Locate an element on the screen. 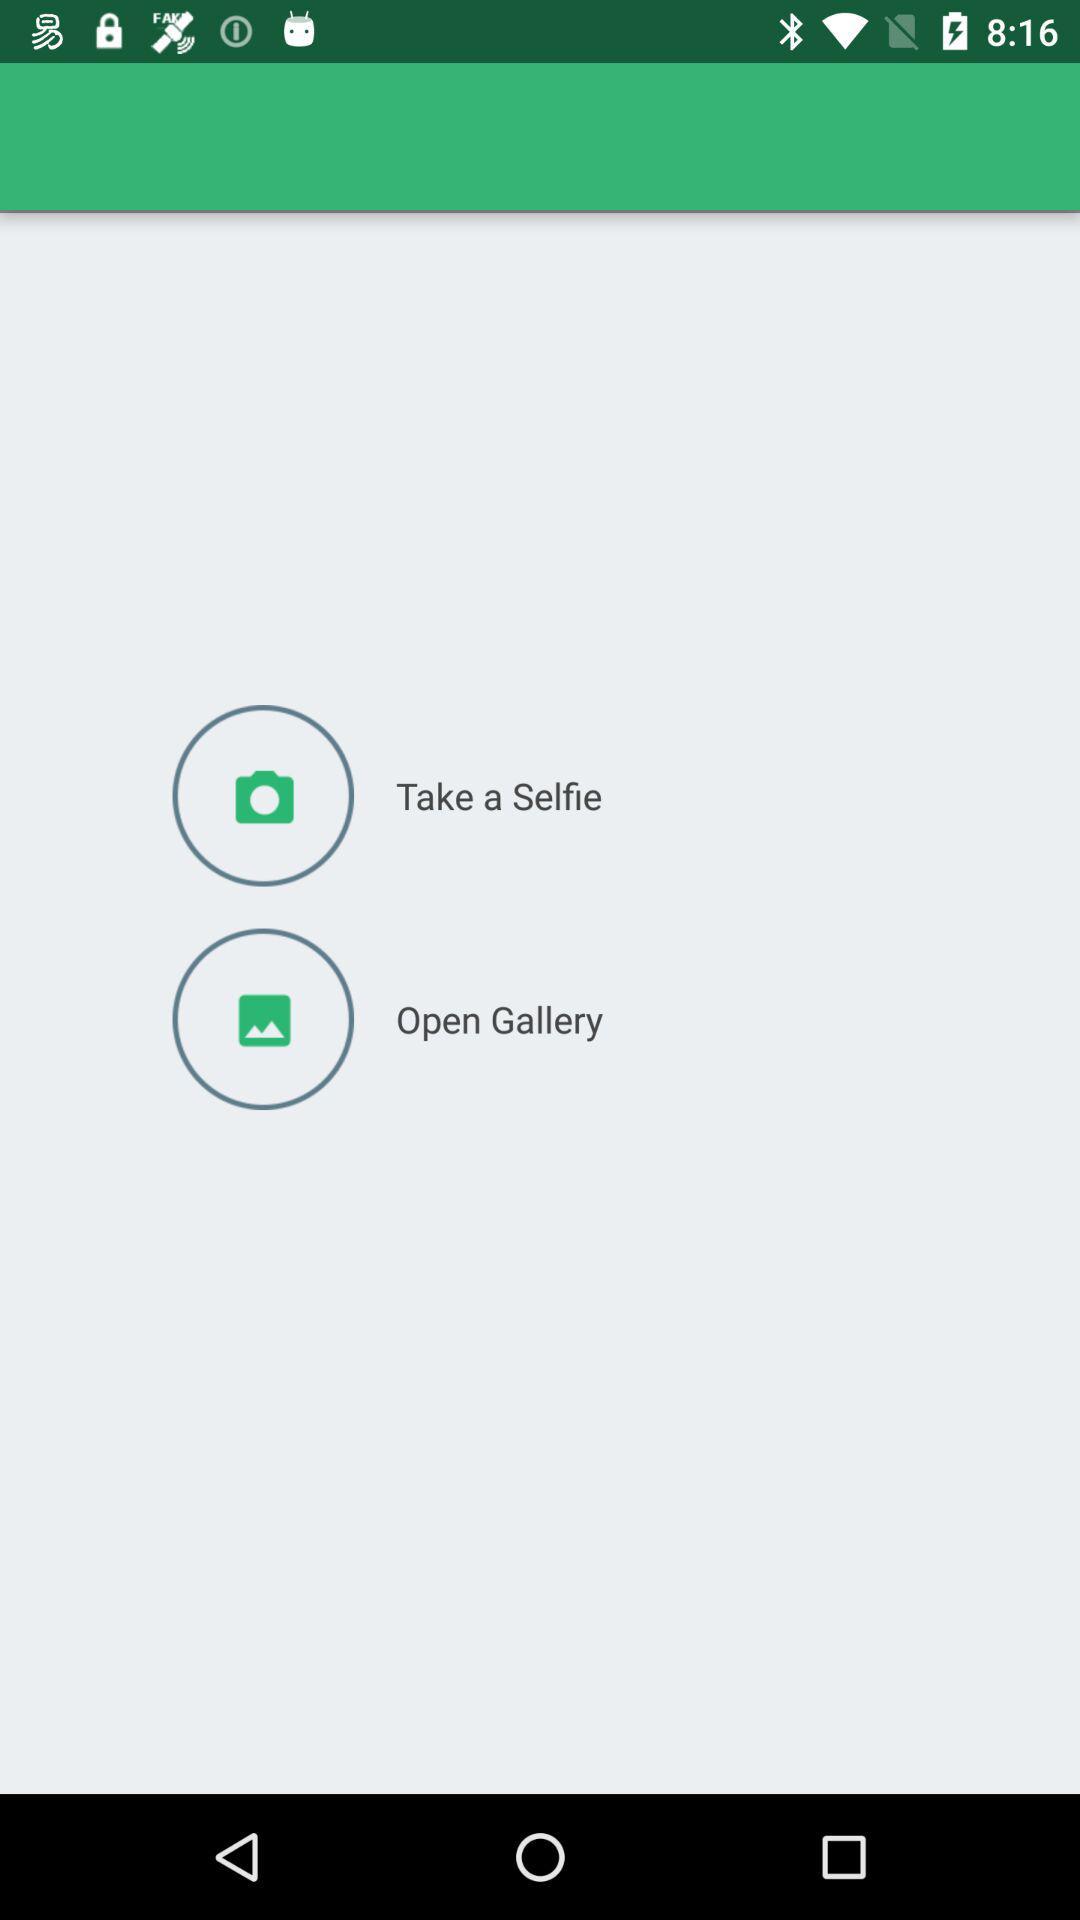 The height and width of the screenshot is (1920, 1080). the wallpaper icon is located at coordinates (262, 1019).